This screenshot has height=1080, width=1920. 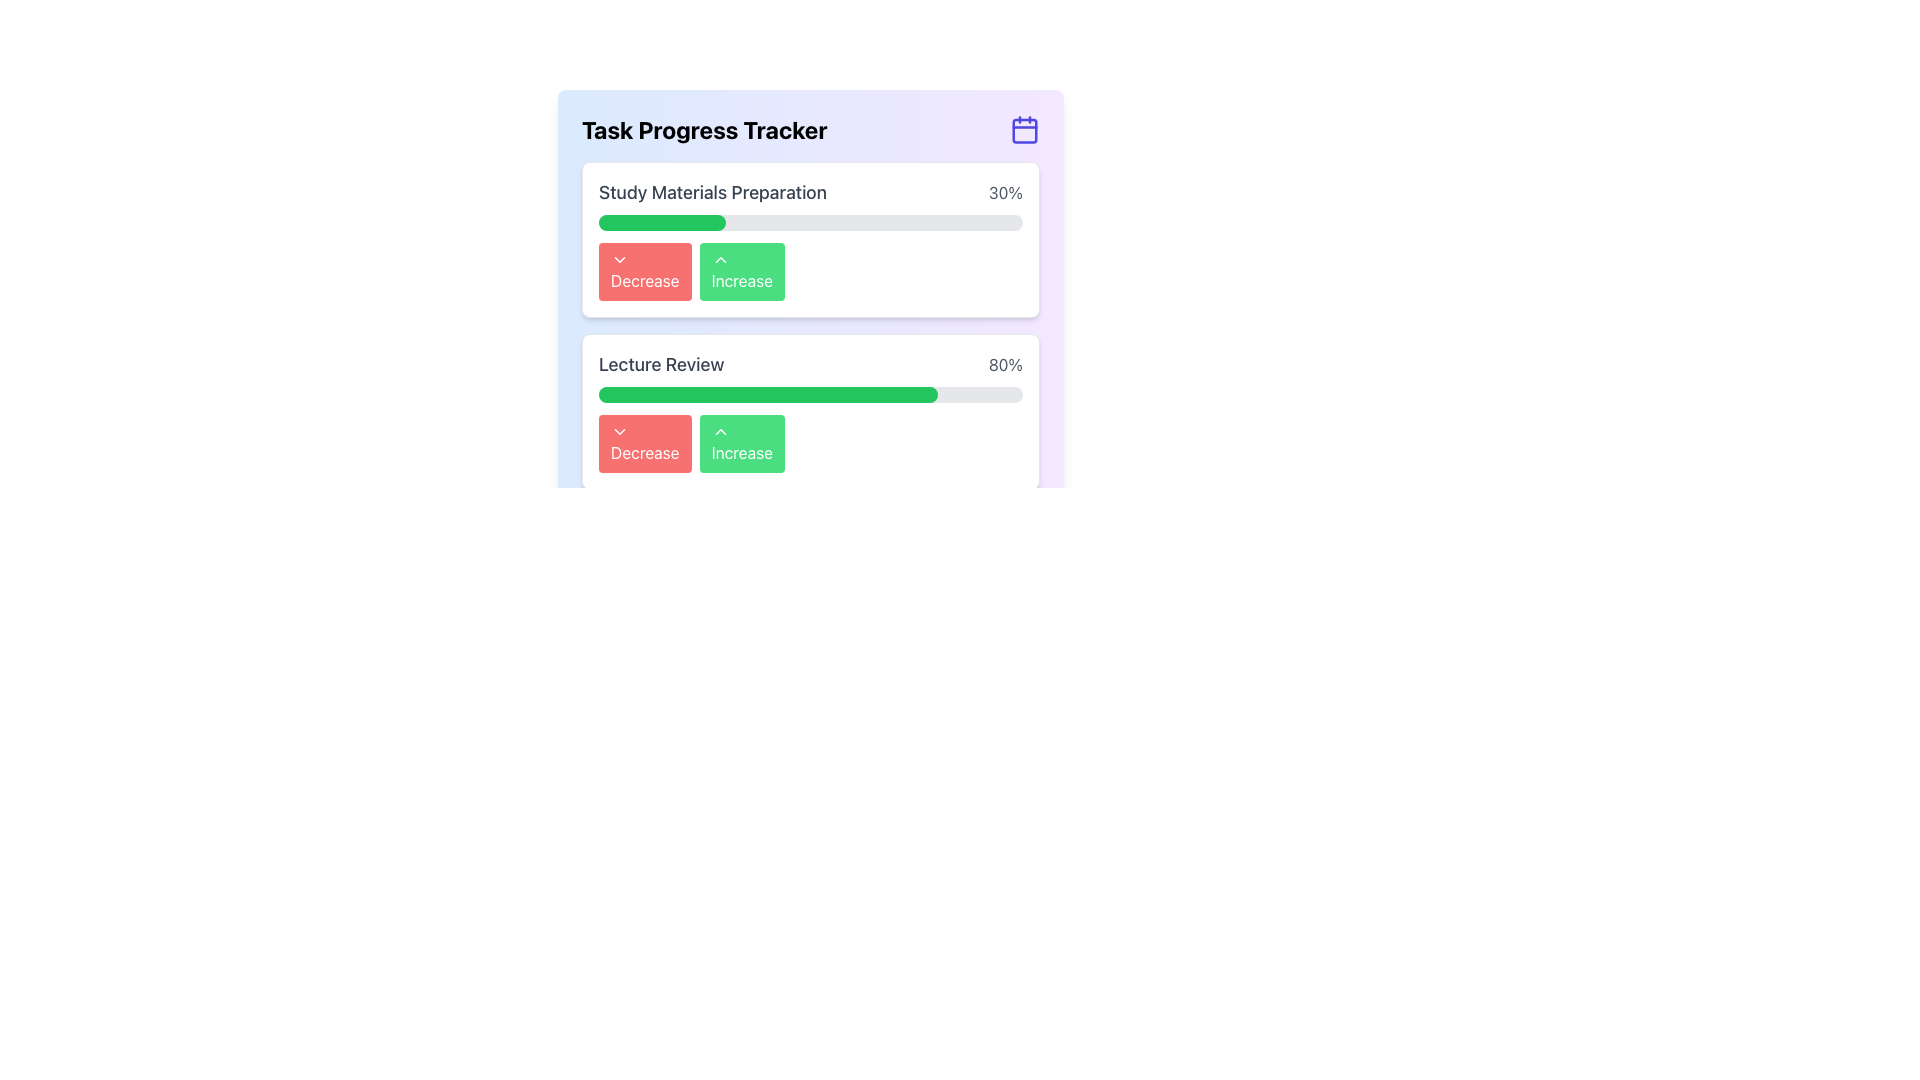 I want to click on progress bar located in the second row beneath 'Study Materials Preparation' and above the 'Decrease' and 'Increase' controls, so click(x=811, y=223).